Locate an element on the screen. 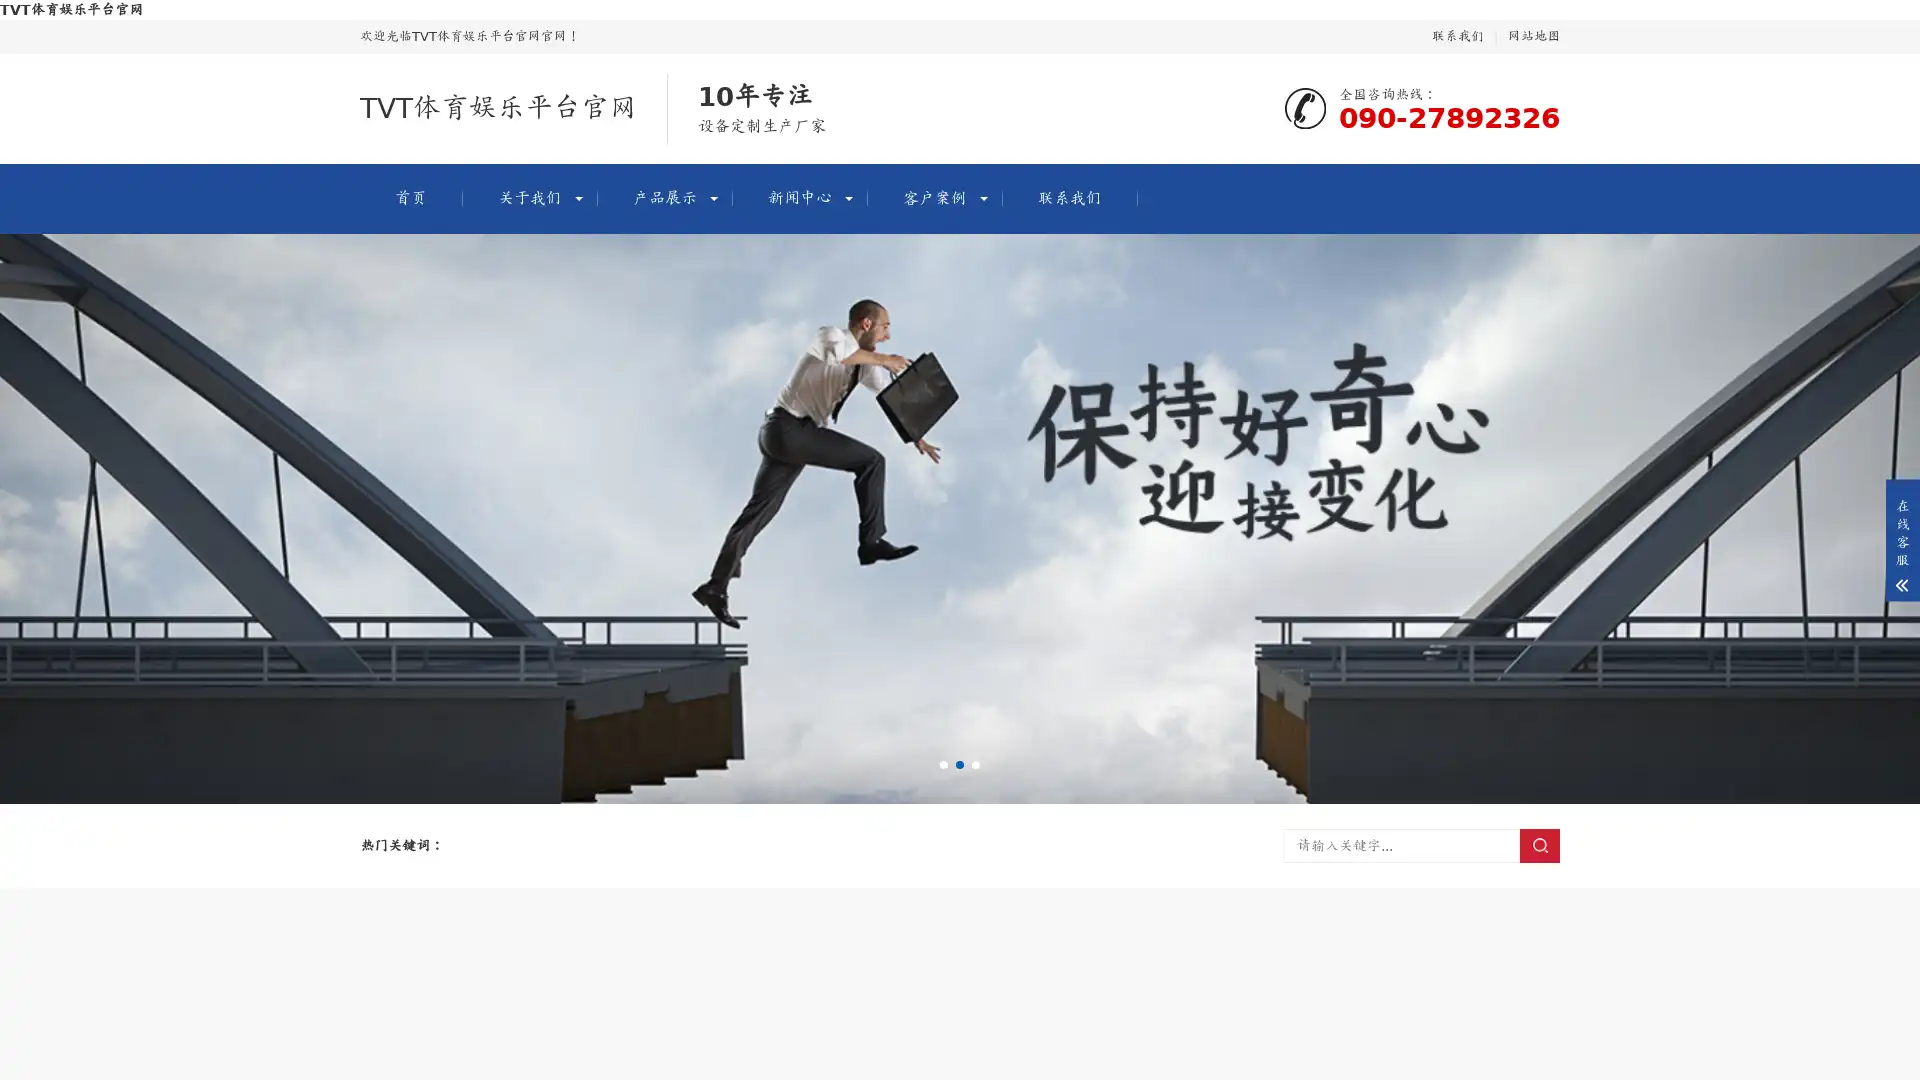 This screenshot has width=1920, height=1080. Go to slide 2 is located at coordinates (960, 764).